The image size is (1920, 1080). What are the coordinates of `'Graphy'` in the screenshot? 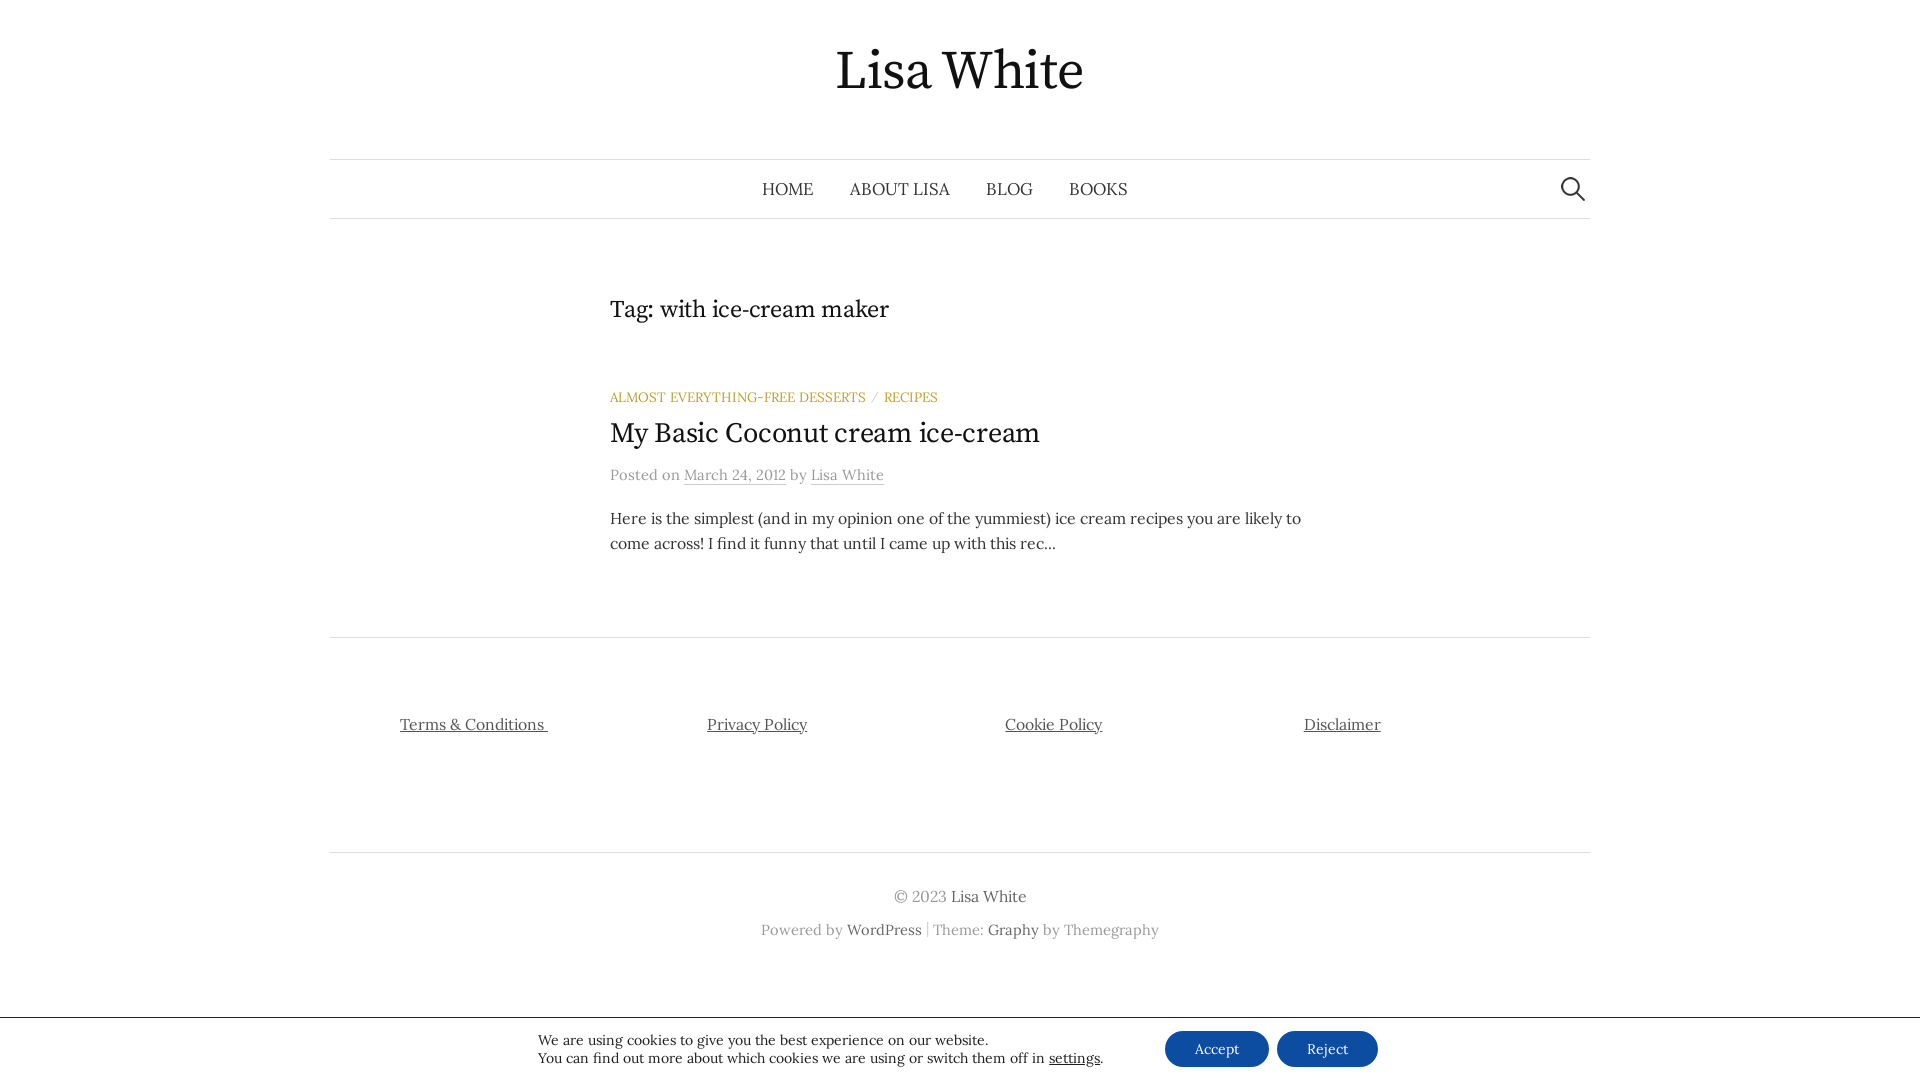 It's located at (1013, 929).